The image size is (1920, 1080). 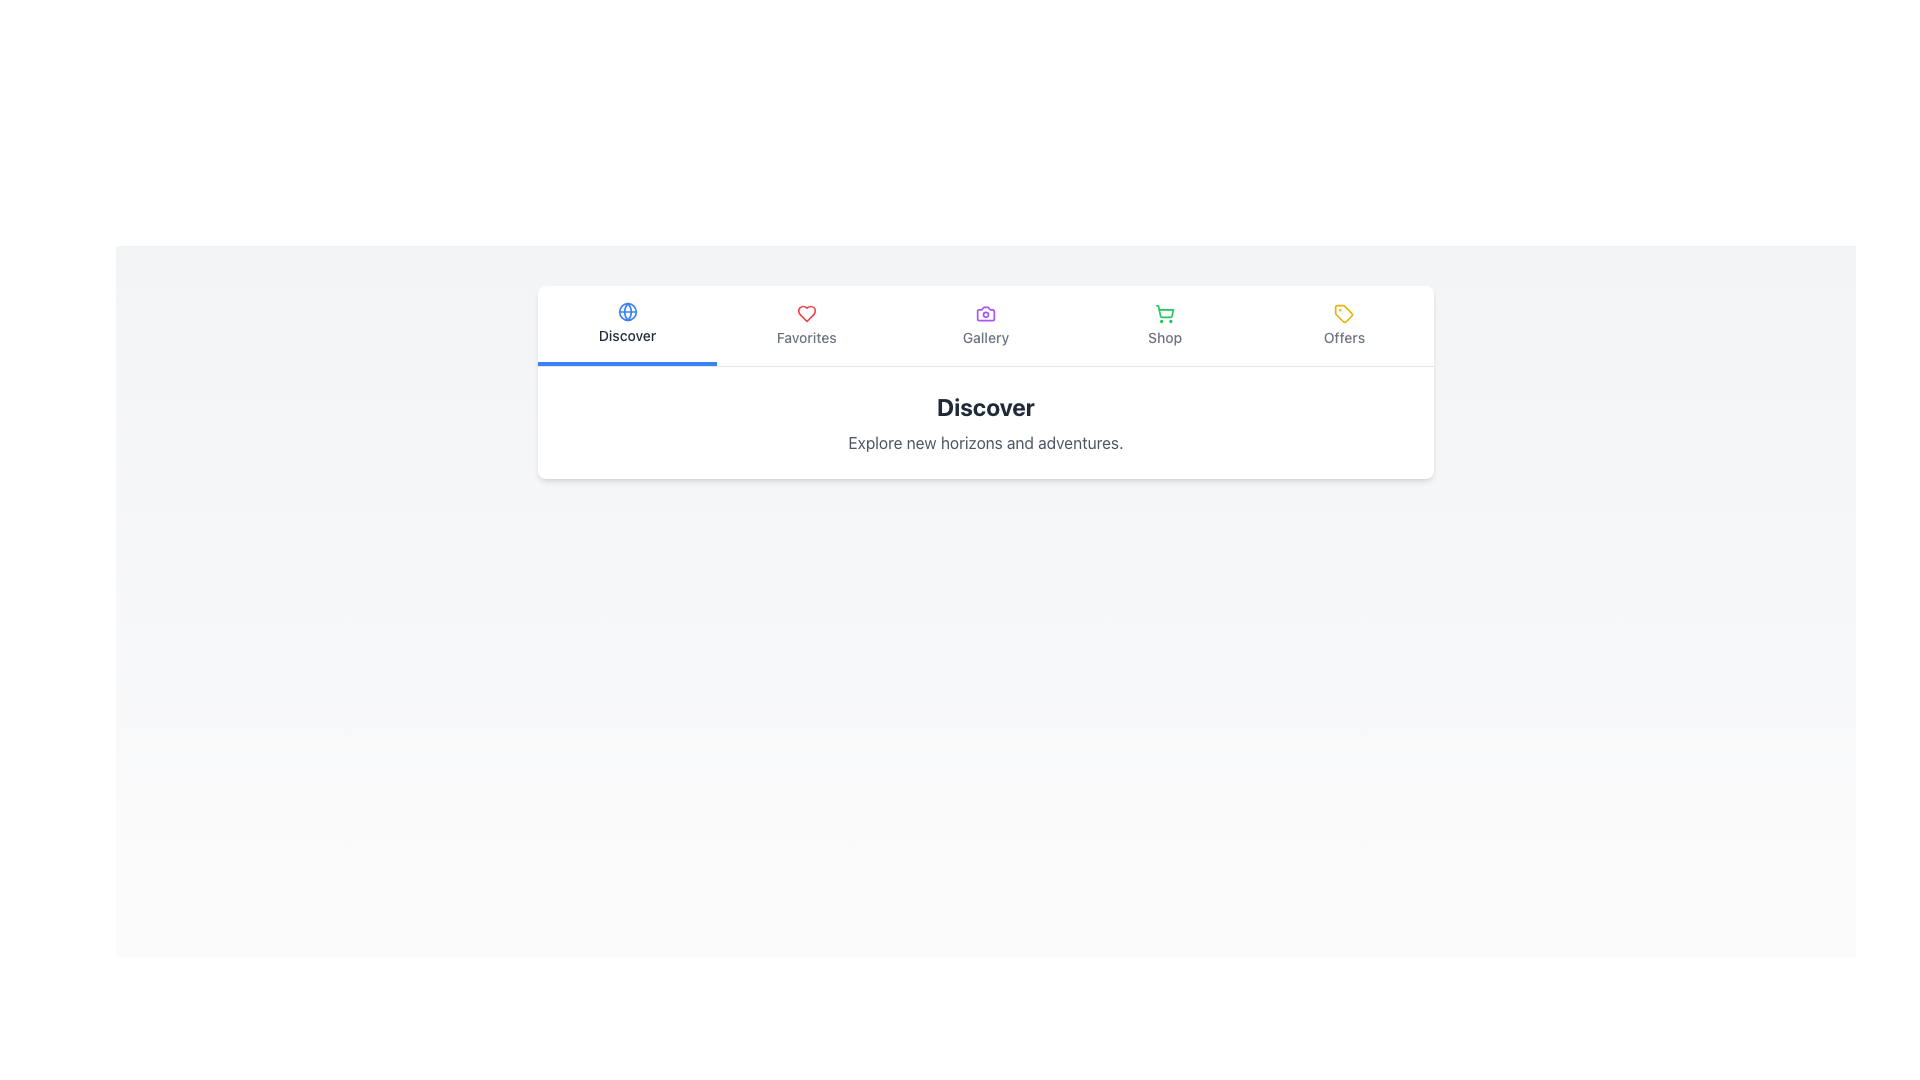 What do you see at coordinates (806, 325) in the screenshot?
I see `the heart-shaped 'Favorites' navigation button` at bounding box center [806, 325].